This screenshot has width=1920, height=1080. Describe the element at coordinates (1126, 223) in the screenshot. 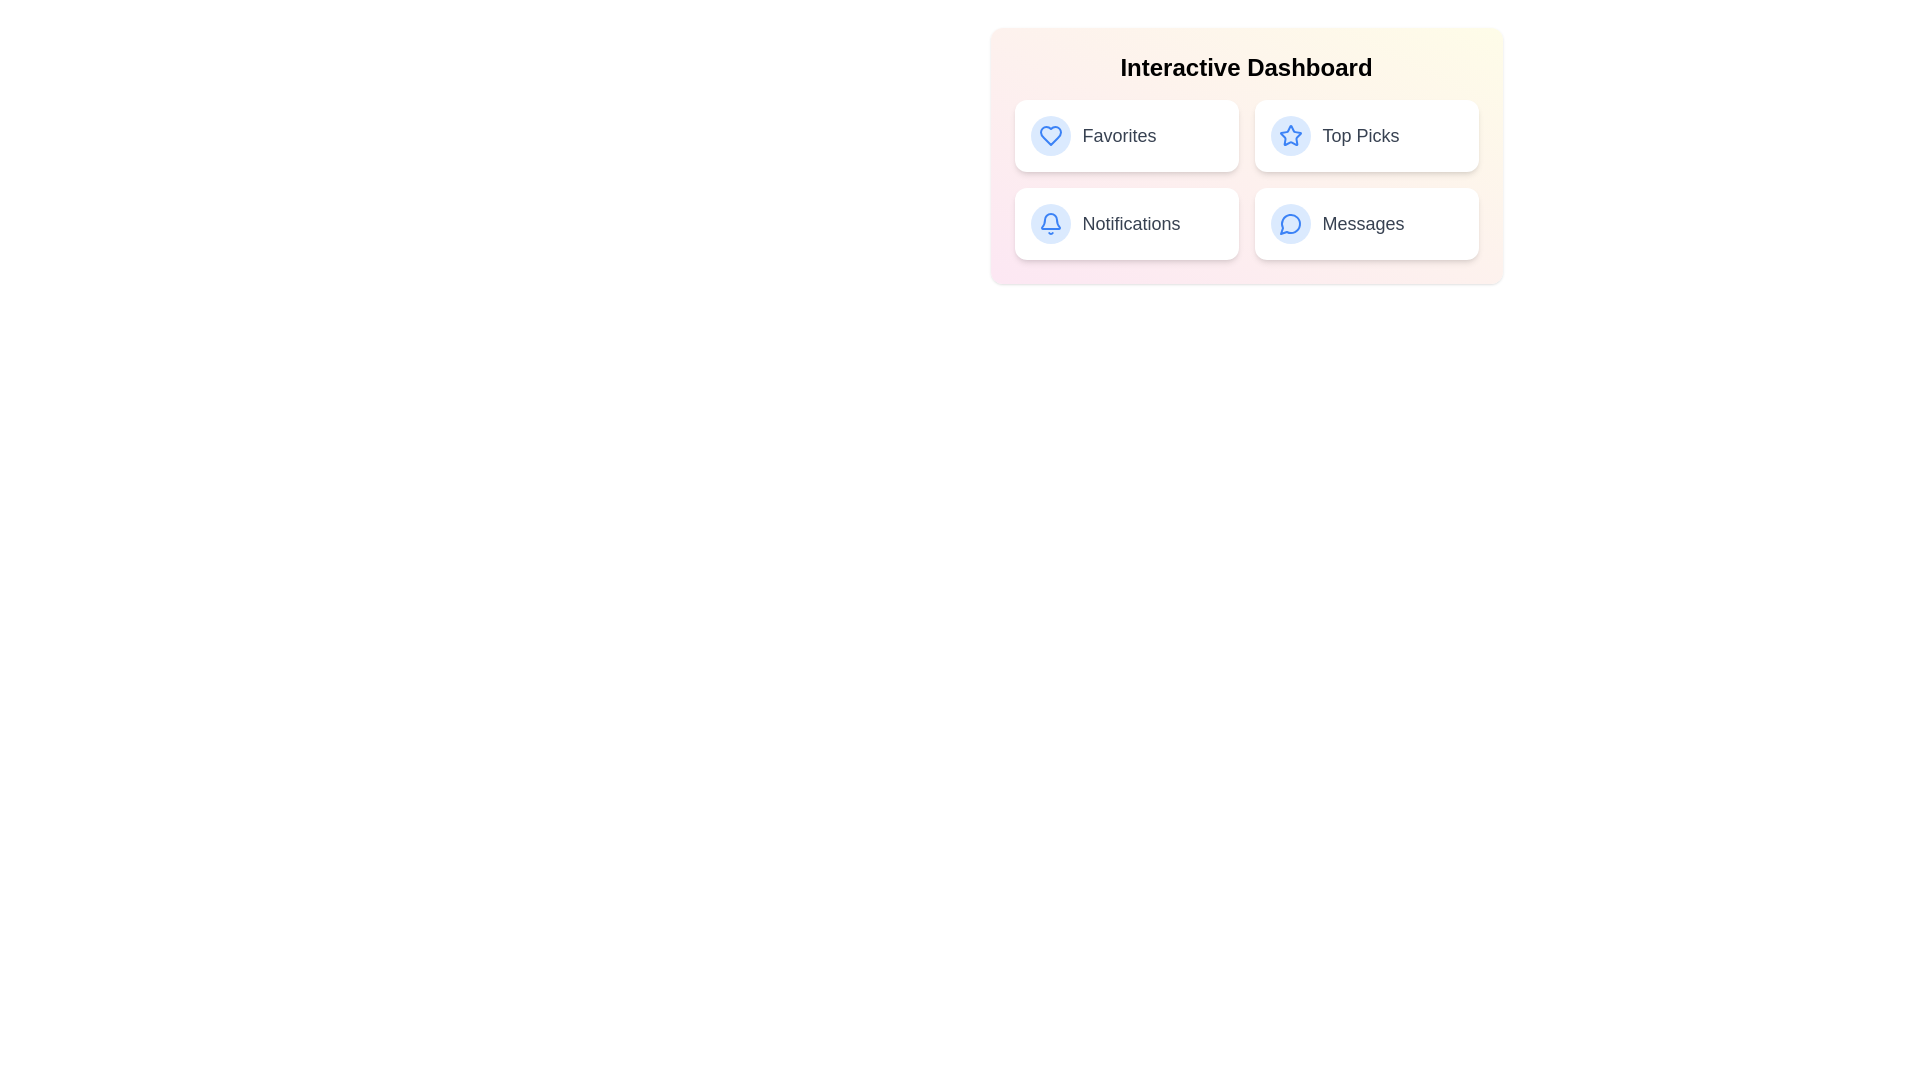

I see `the 'Notifications' button to view notifications` at that location.